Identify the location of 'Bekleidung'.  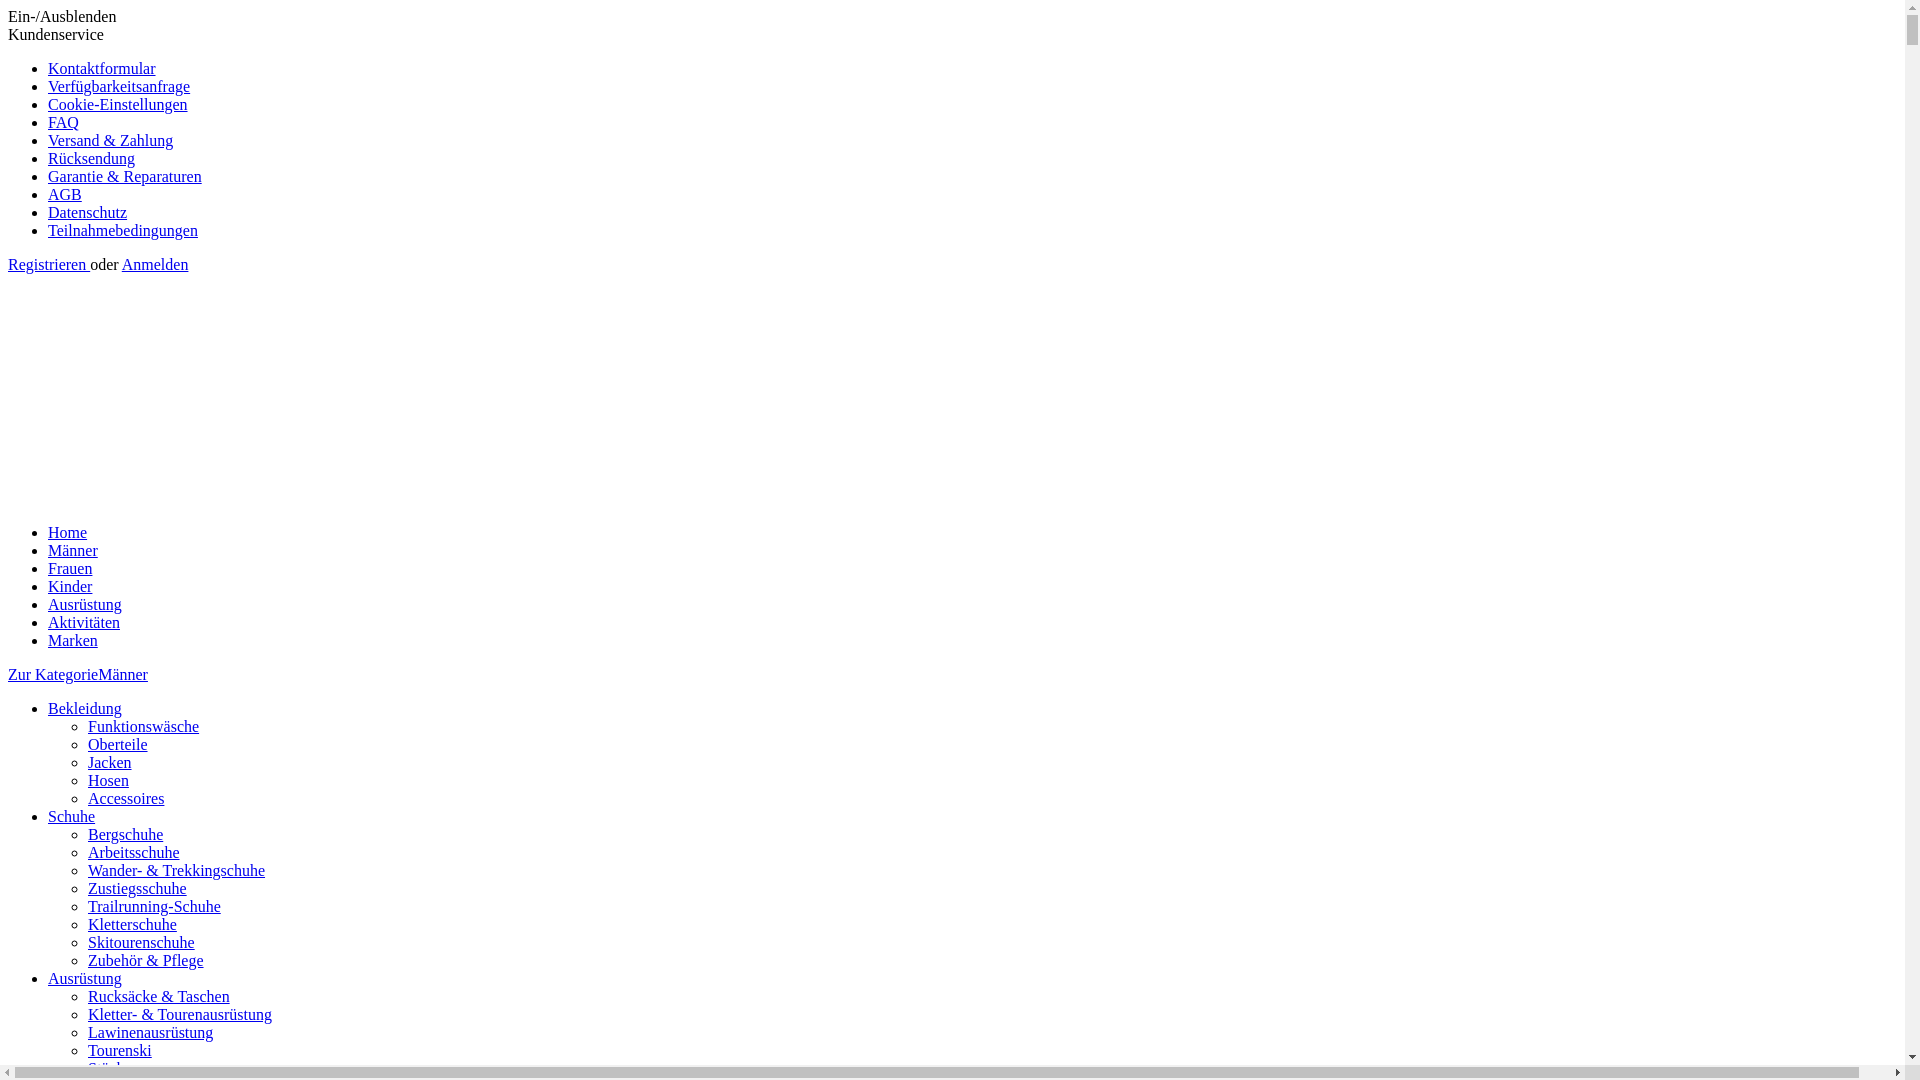
(84, 707).